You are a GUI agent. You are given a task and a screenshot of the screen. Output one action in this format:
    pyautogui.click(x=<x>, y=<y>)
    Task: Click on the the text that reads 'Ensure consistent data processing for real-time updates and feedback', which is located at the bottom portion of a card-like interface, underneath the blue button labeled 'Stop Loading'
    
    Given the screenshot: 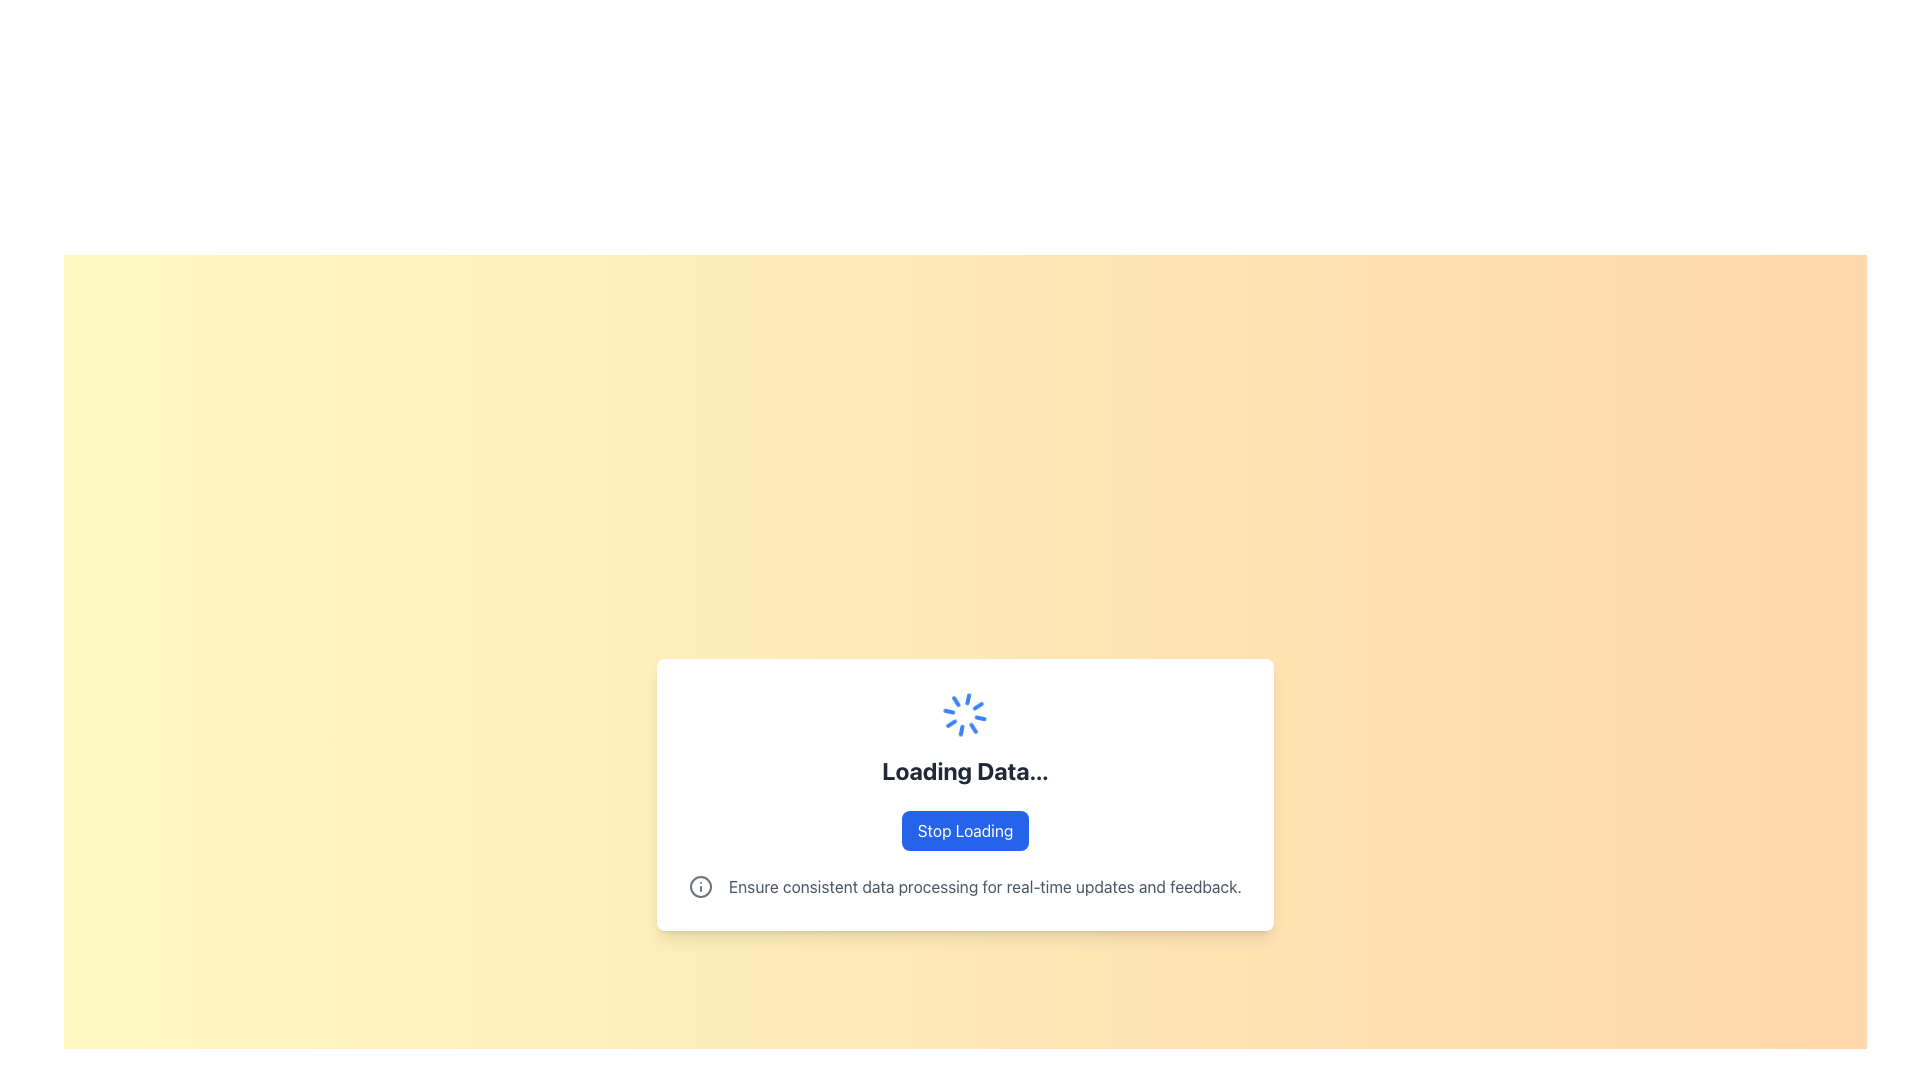 What is the action you would take?
    pyautogui.click(x=985, y=886)
    